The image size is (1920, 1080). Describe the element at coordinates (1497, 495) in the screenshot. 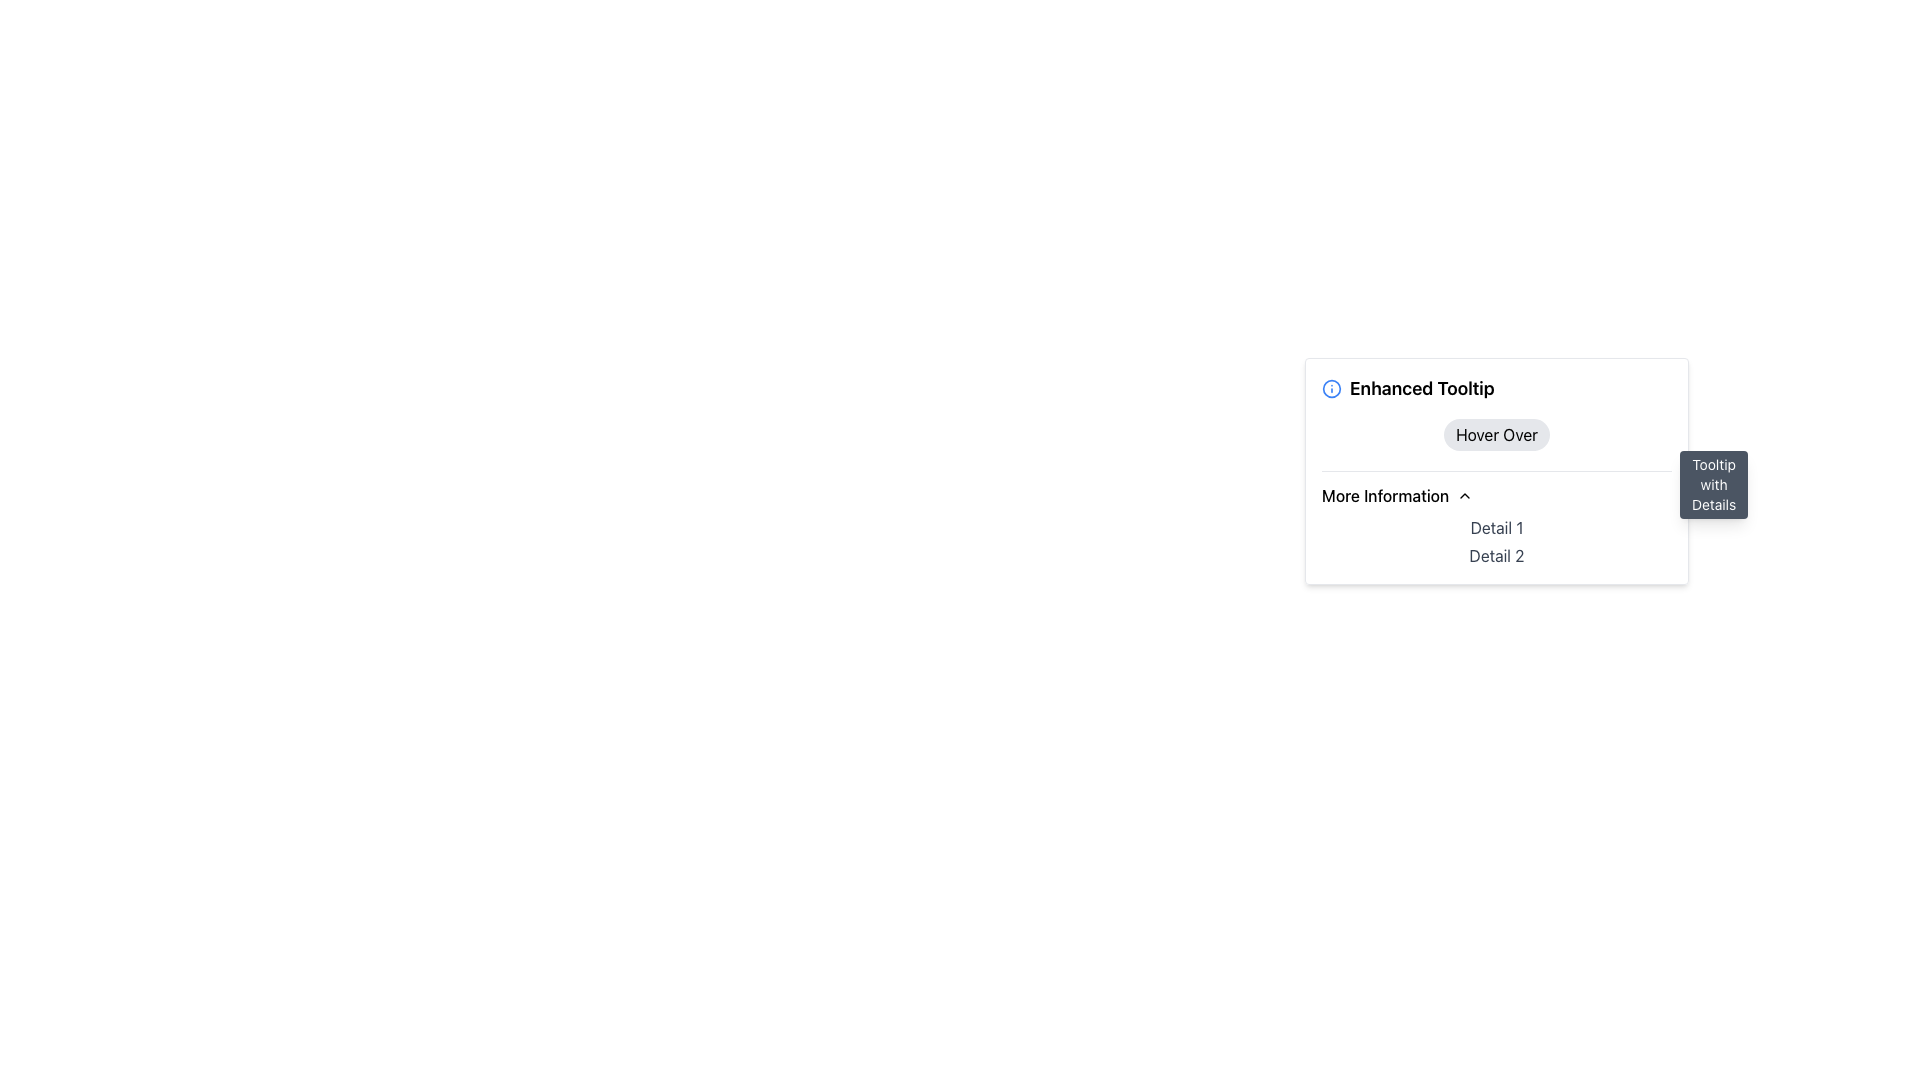

I see `the Dropdown toggle button located above 'Detail 1' and 'Detail 2'` at that location.